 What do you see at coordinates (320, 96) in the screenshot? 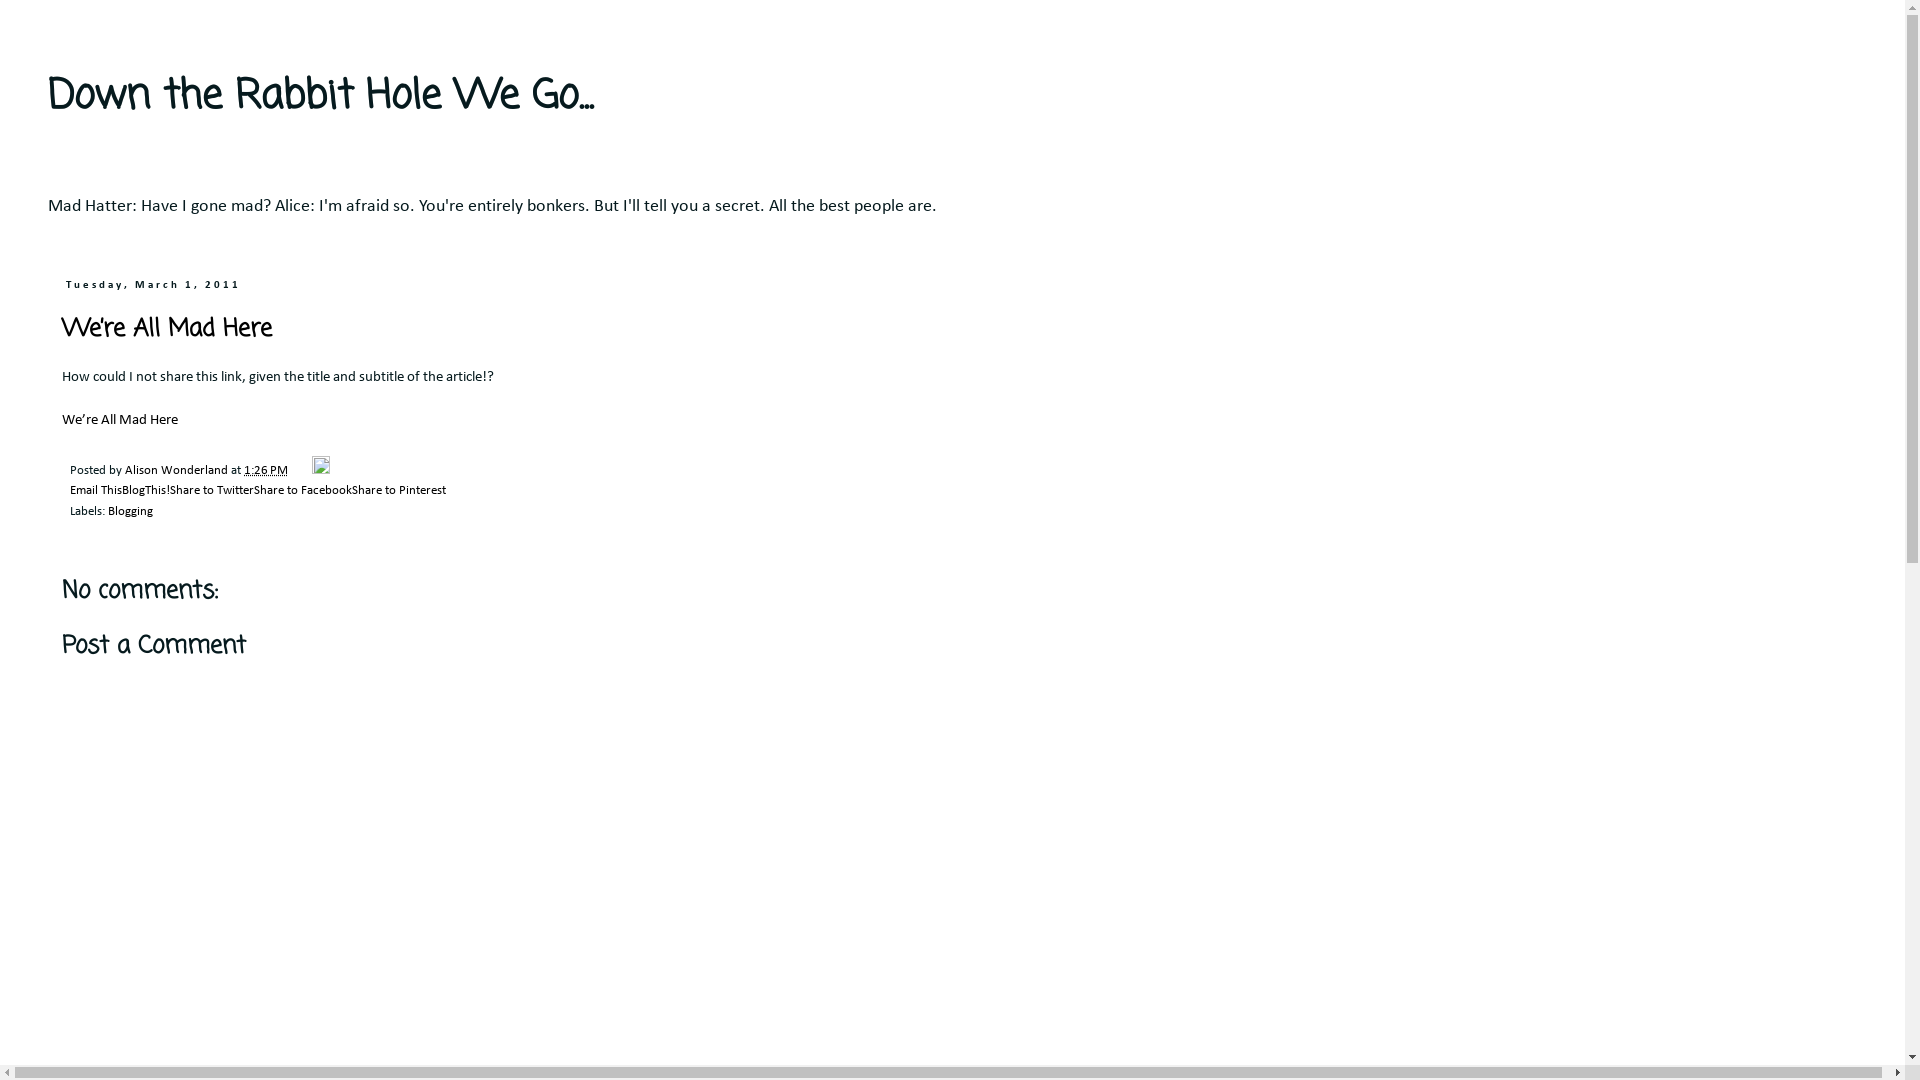
I see `'Down the Rabbit Hole We Go...'` at bounding box center [320, 96].